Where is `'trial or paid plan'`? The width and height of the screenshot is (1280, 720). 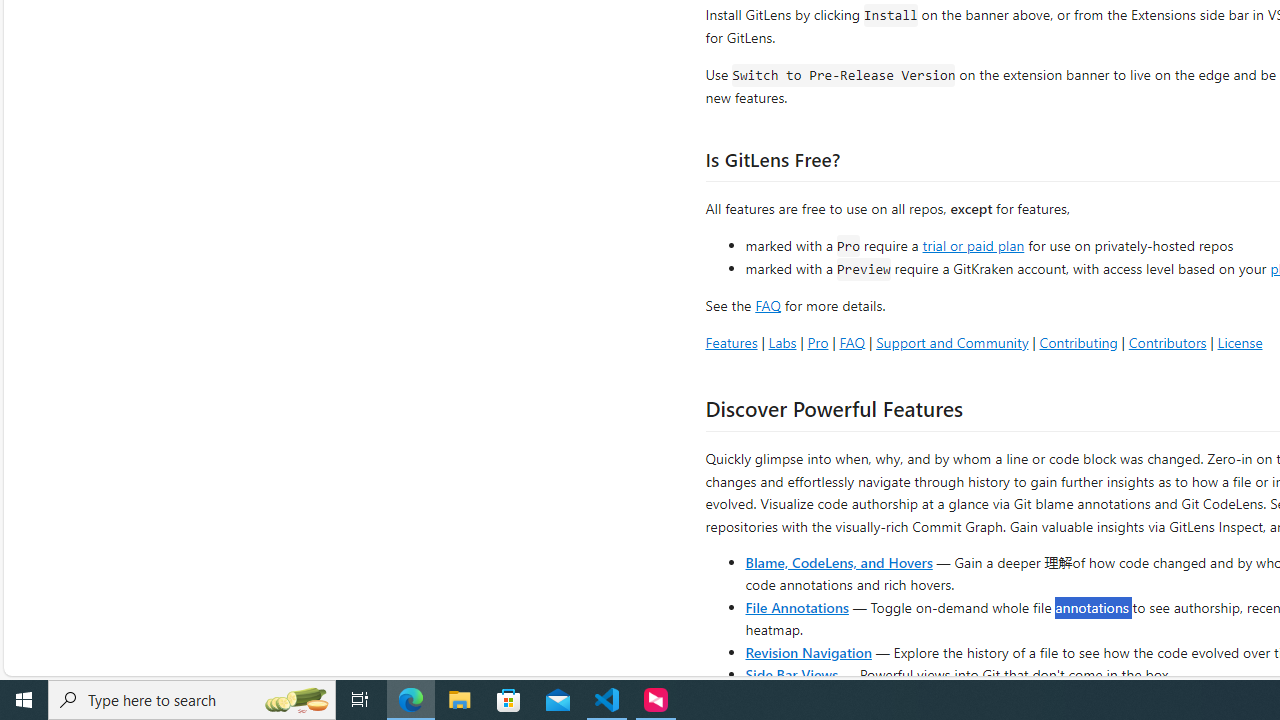
'trial or paid plan' is located at coordinates (973, 243).